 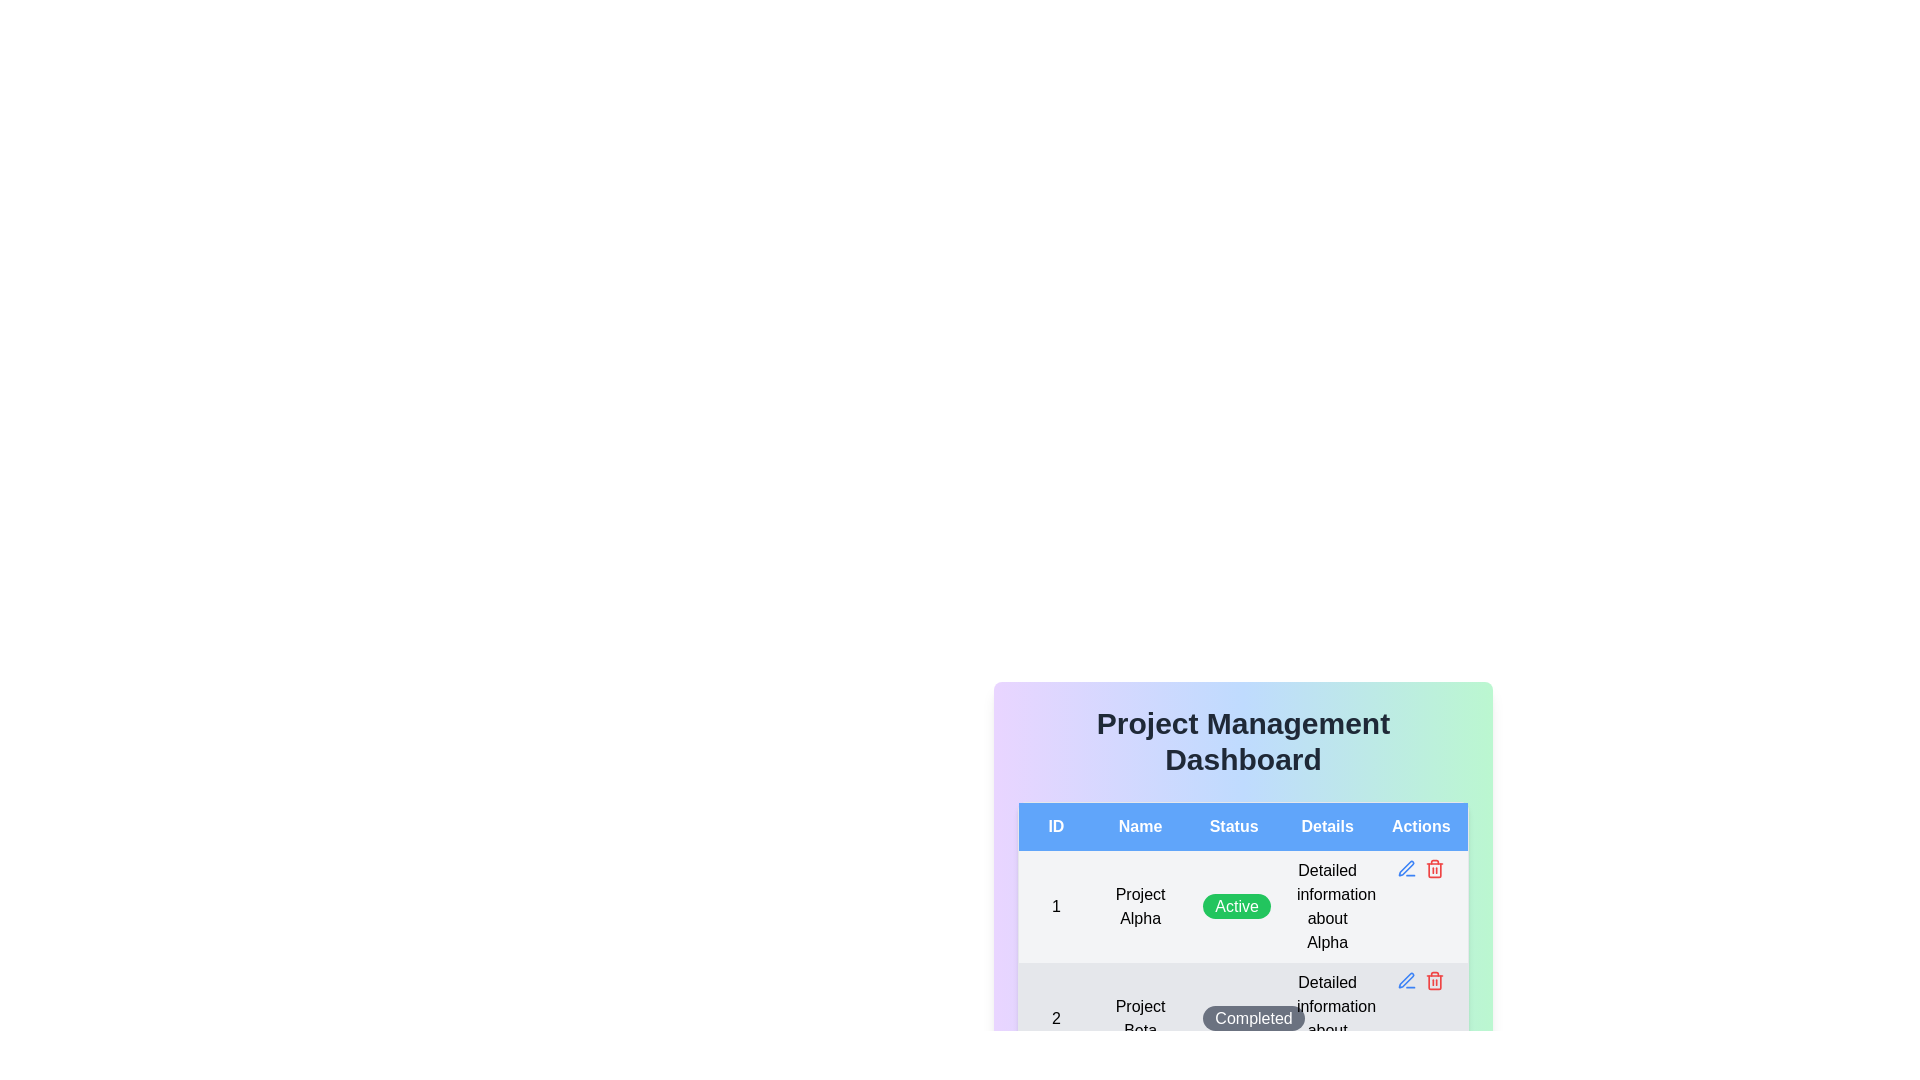 What do you see at coordinates (1420, 867) in the screenshot?
I see `the blue pencil icon in the 'Actions' column of the first row for 'Project Alpha' to initiate editing` at bounding box center [1420, 867].